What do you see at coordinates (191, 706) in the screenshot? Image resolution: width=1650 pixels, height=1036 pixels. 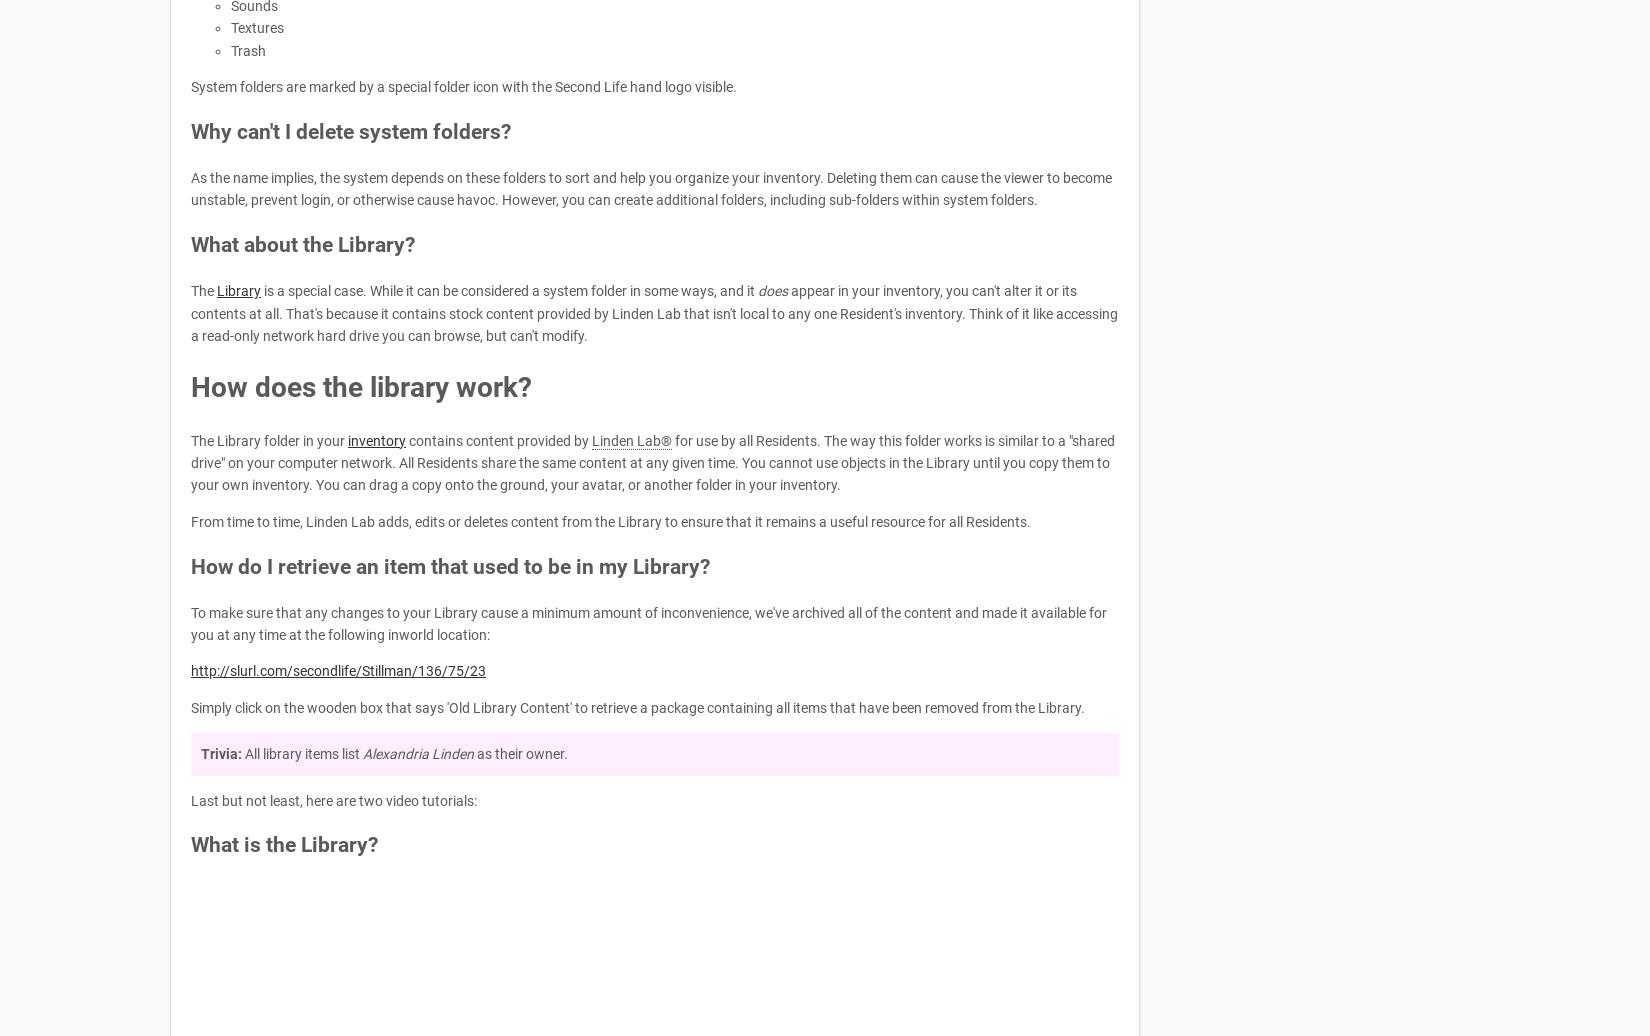 I see `'Simply click on the wooden box that says 'Old Library Content' to retrieve a package containing all items that have been removed from the Library.'` at bounding box center [191, 706].